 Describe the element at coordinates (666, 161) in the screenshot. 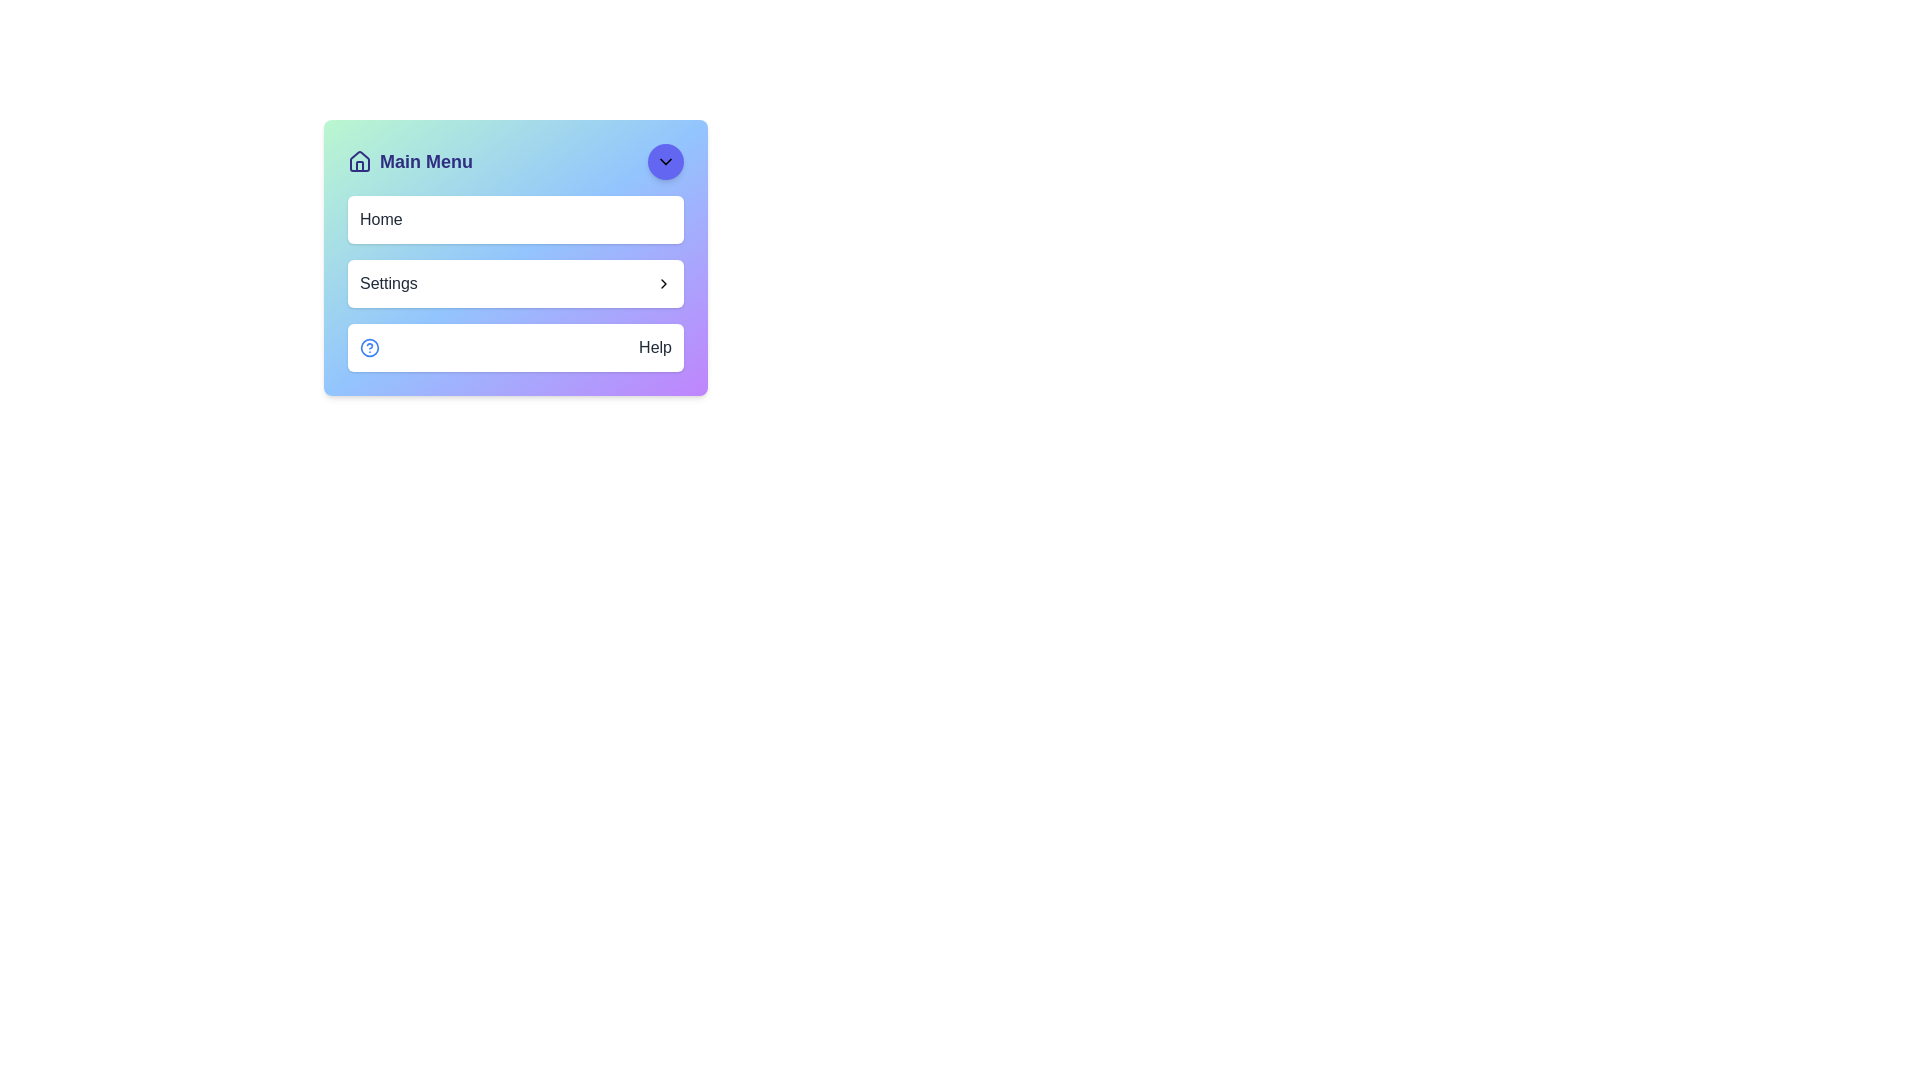

I see `the chevron icon, which is located within a circular button towards the top-right area of the main UI menu, adjacent to the 'Main Menu' label` at that location.